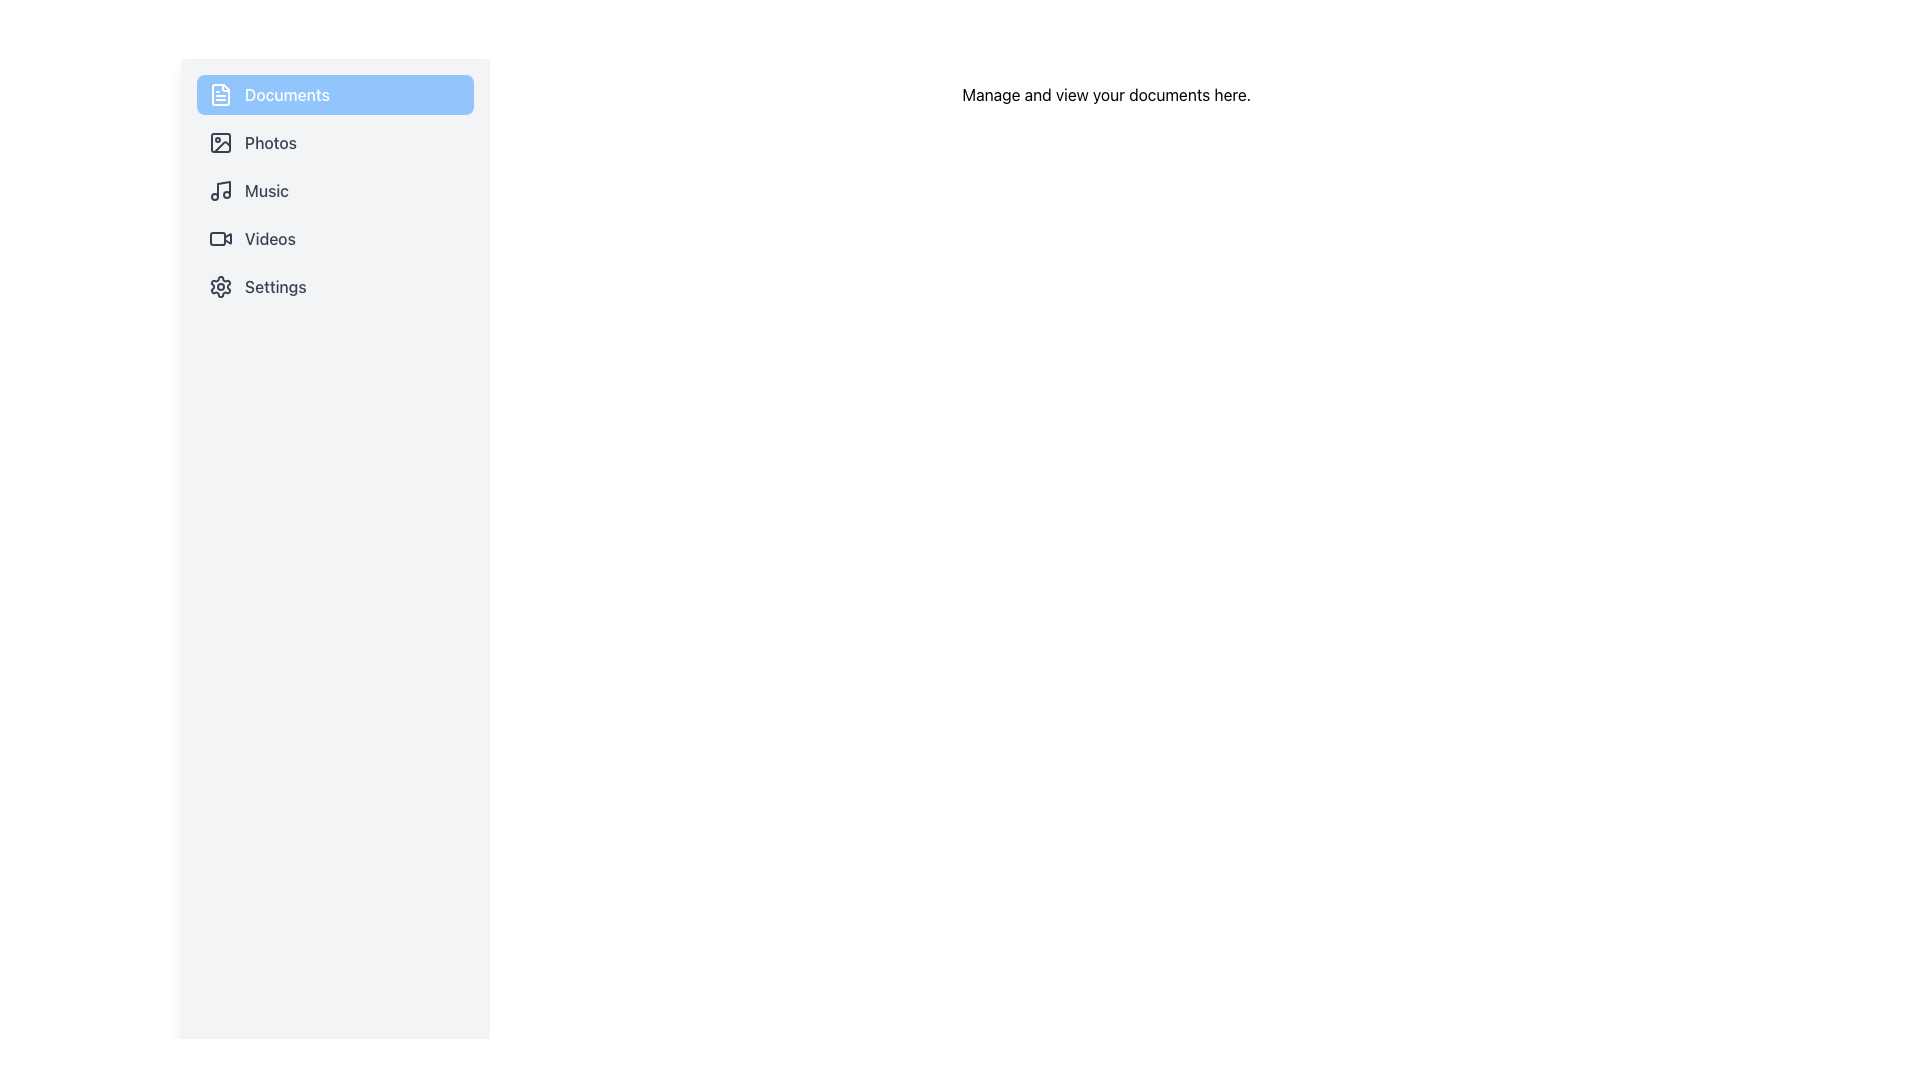  What do you see at coordinates (286, 95) in the screenshot?
I see `the 'Documents' text label, which is the primary label in the left-side navigation menu, next to a document icon` at bounding box center [286, 95].